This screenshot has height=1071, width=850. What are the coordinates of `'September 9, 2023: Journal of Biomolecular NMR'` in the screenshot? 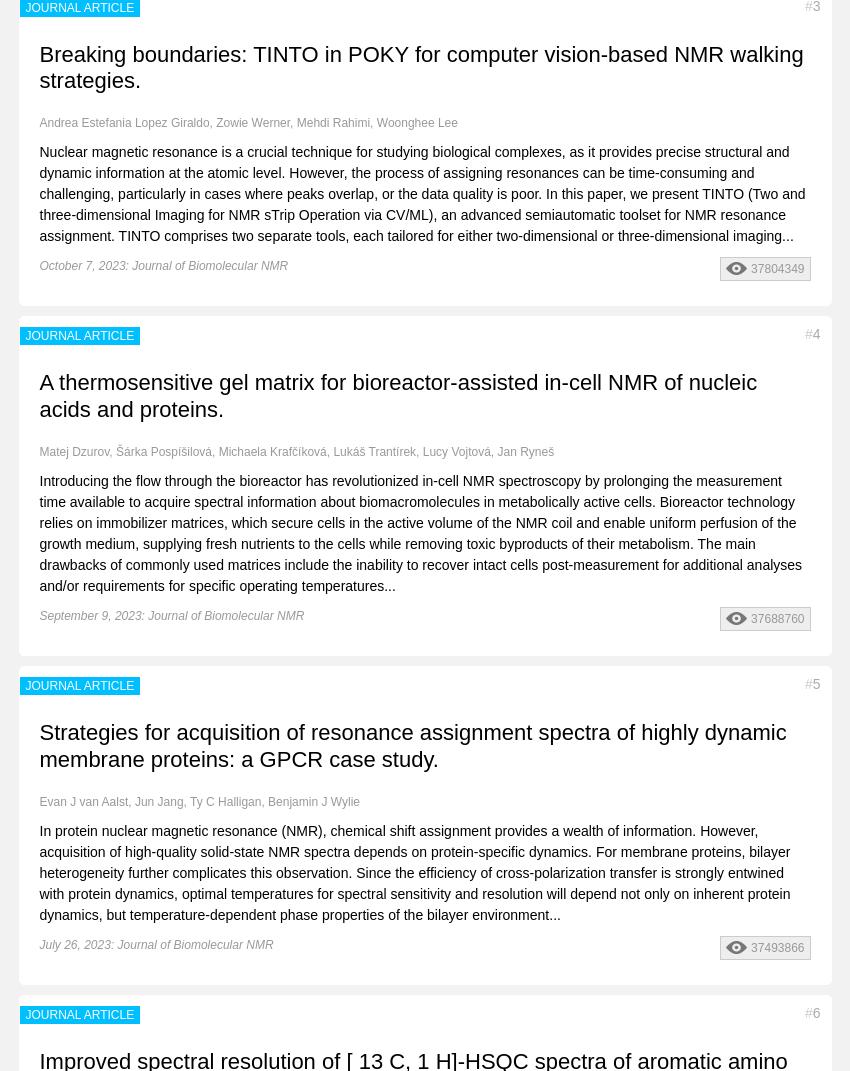 It's located at (170, 615).